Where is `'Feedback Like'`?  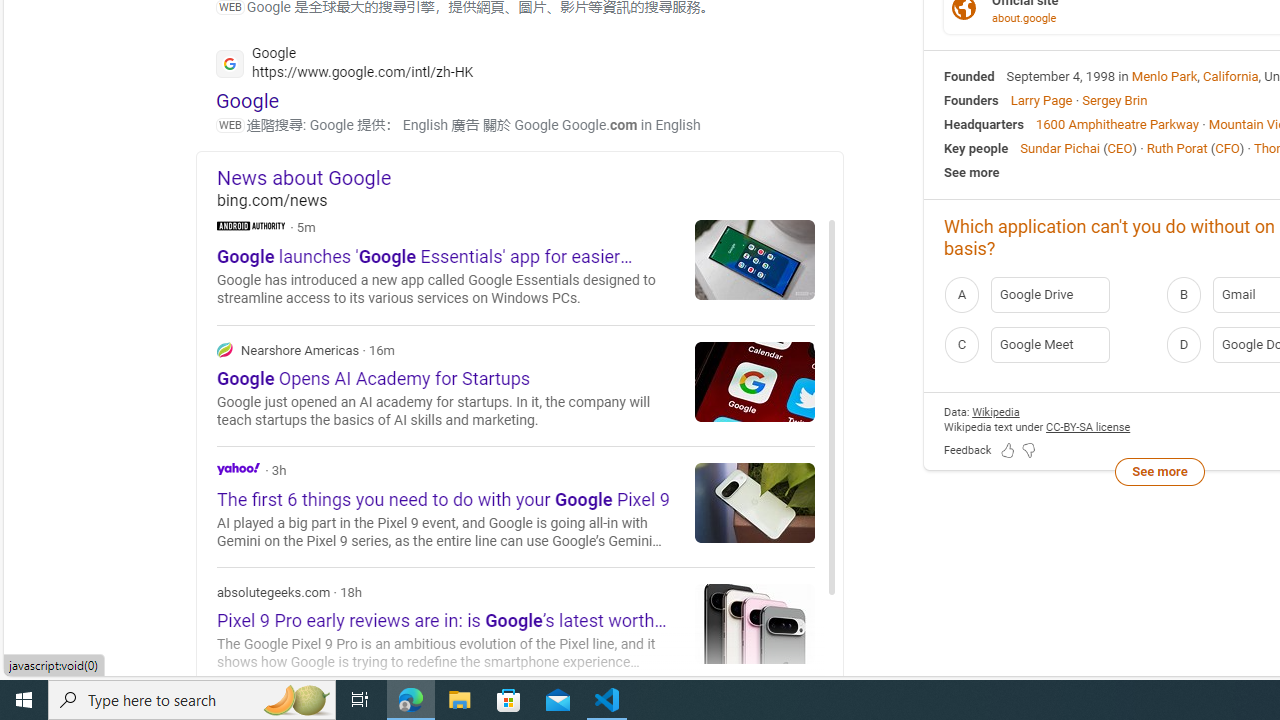 'Feedback Like' is located at coordinates (1008, 451).